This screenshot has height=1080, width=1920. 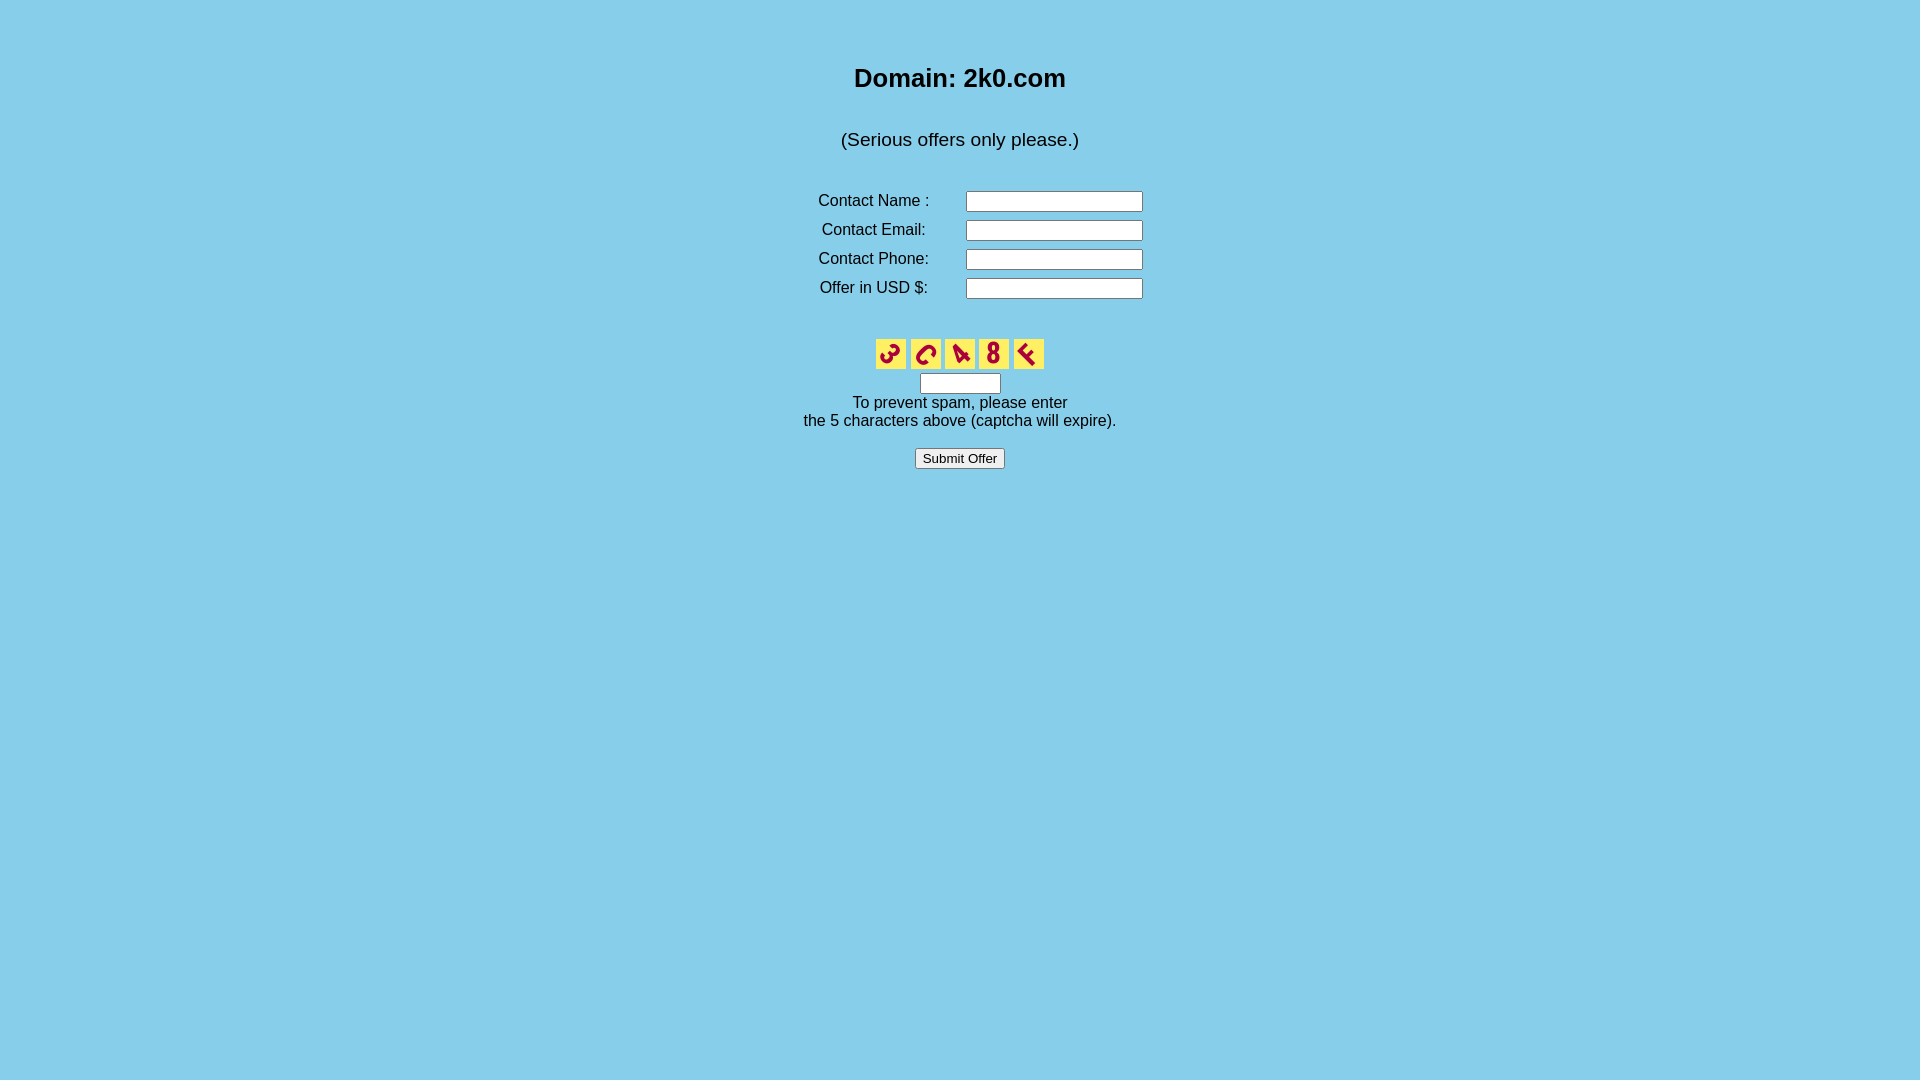 I want to click on 'Submit Offer', so click(x=960, y=458).